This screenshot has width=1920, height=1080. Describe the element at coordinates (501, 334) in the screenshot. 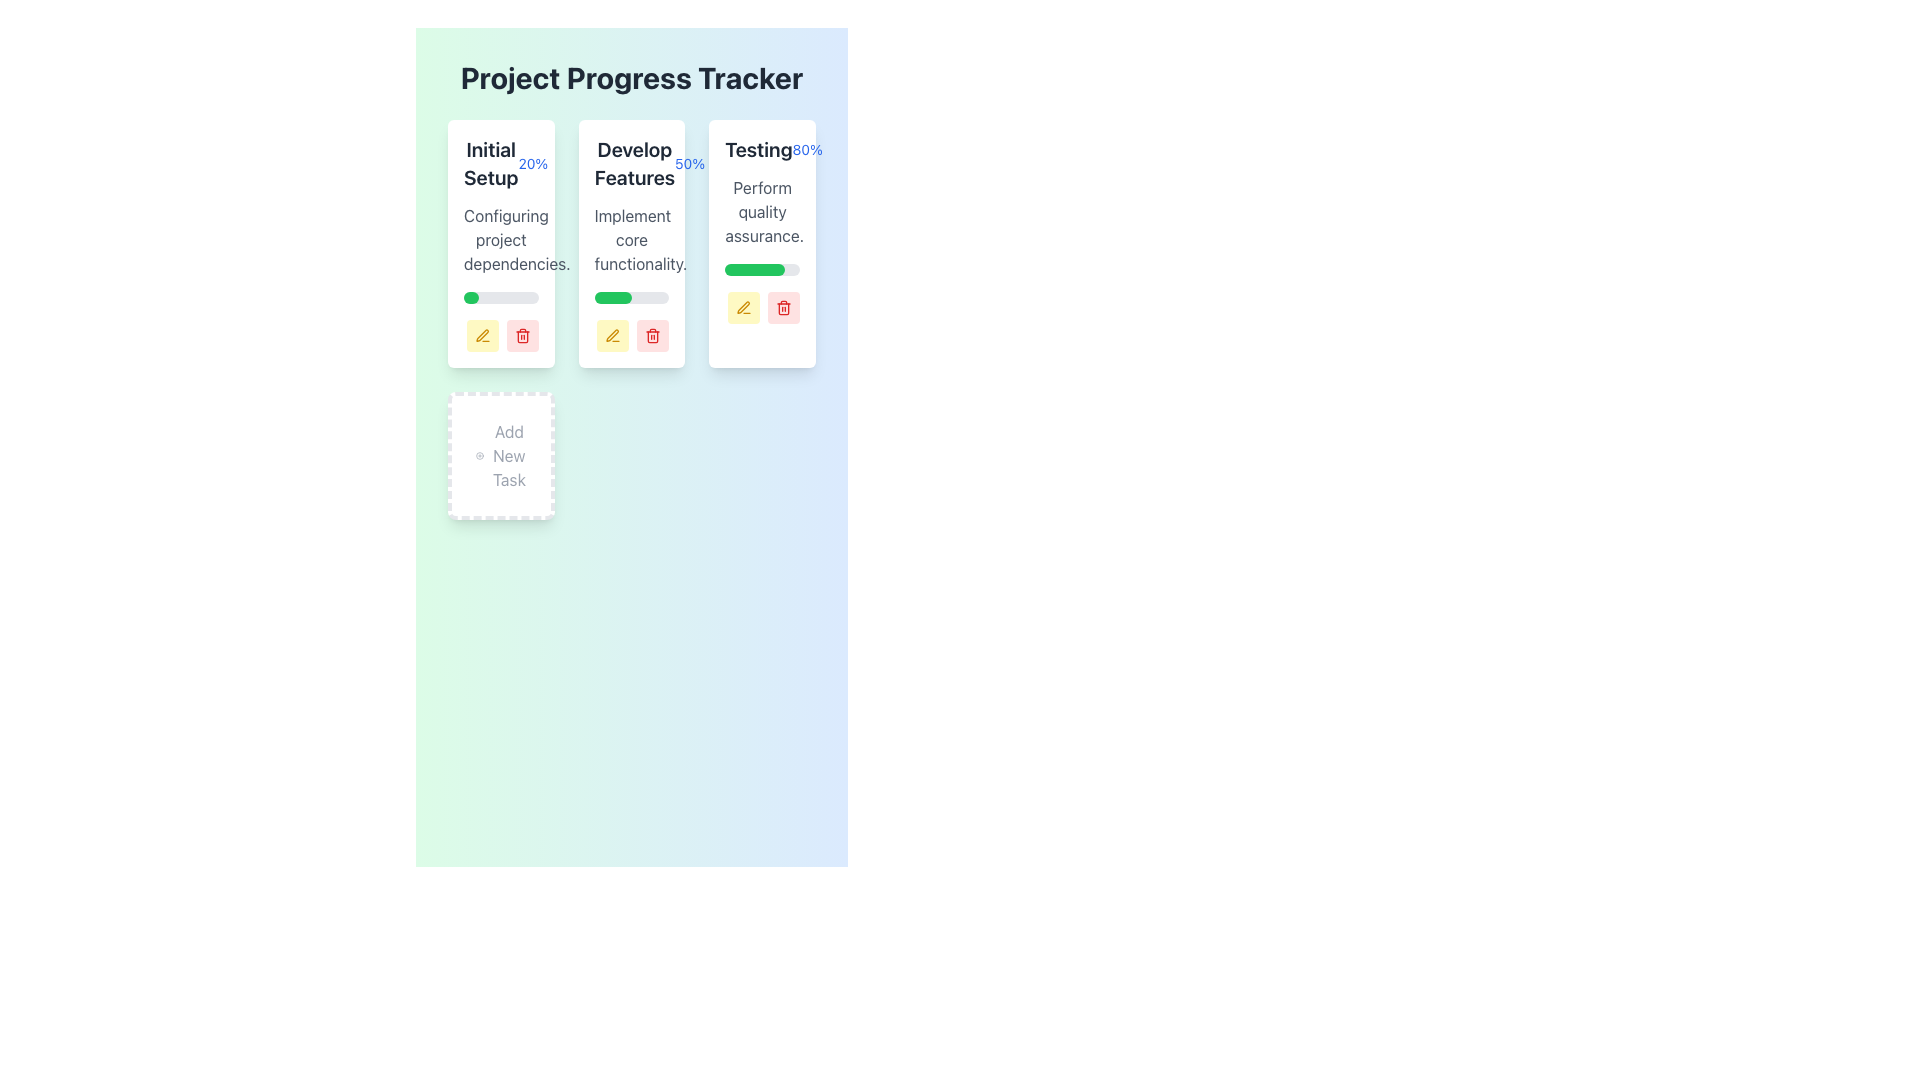

I see `the left button of the Button Group for editing a task, which is indicated by the pen icon, located at the bottom-right corner of the 'Initial Setup' card` at that location.